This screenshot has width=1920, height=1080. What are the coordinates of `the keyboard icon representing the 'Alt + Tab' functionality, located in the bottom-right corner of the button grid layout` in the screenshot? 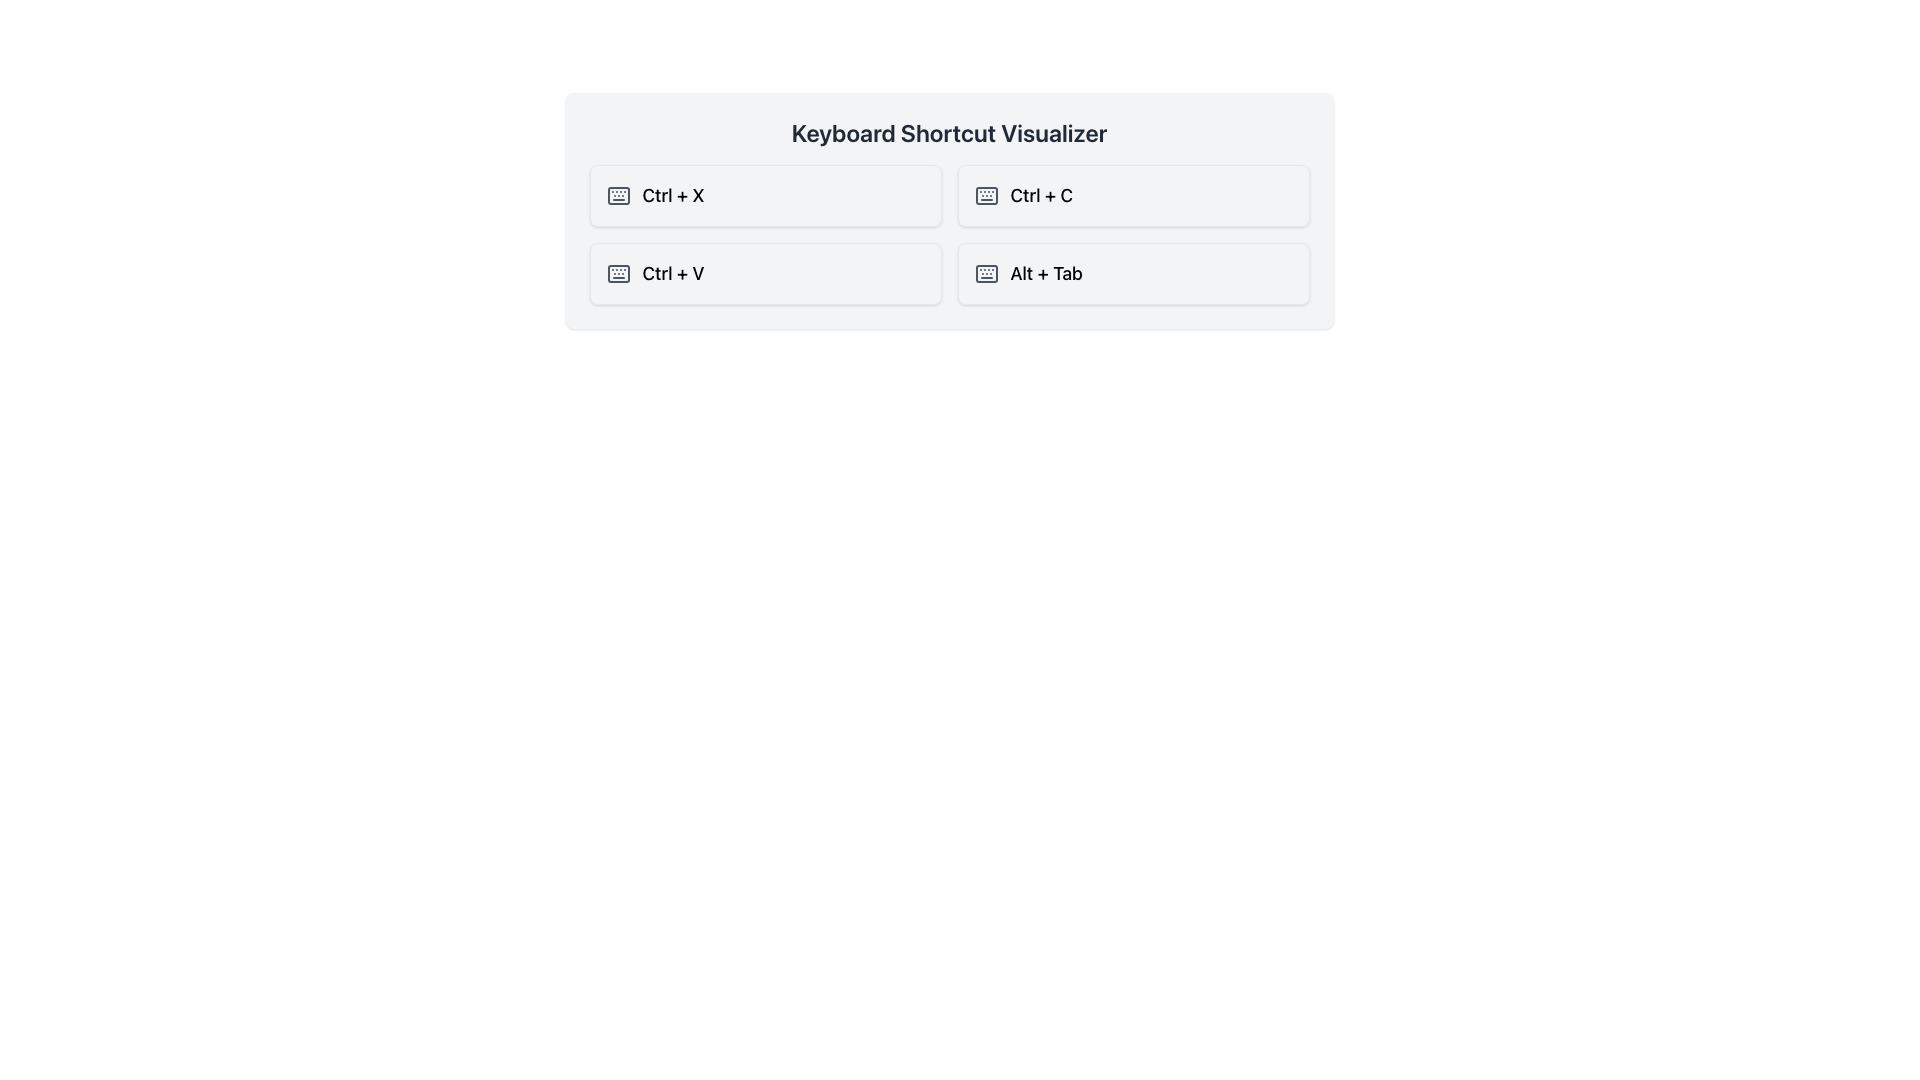 It's located at (986, 273).